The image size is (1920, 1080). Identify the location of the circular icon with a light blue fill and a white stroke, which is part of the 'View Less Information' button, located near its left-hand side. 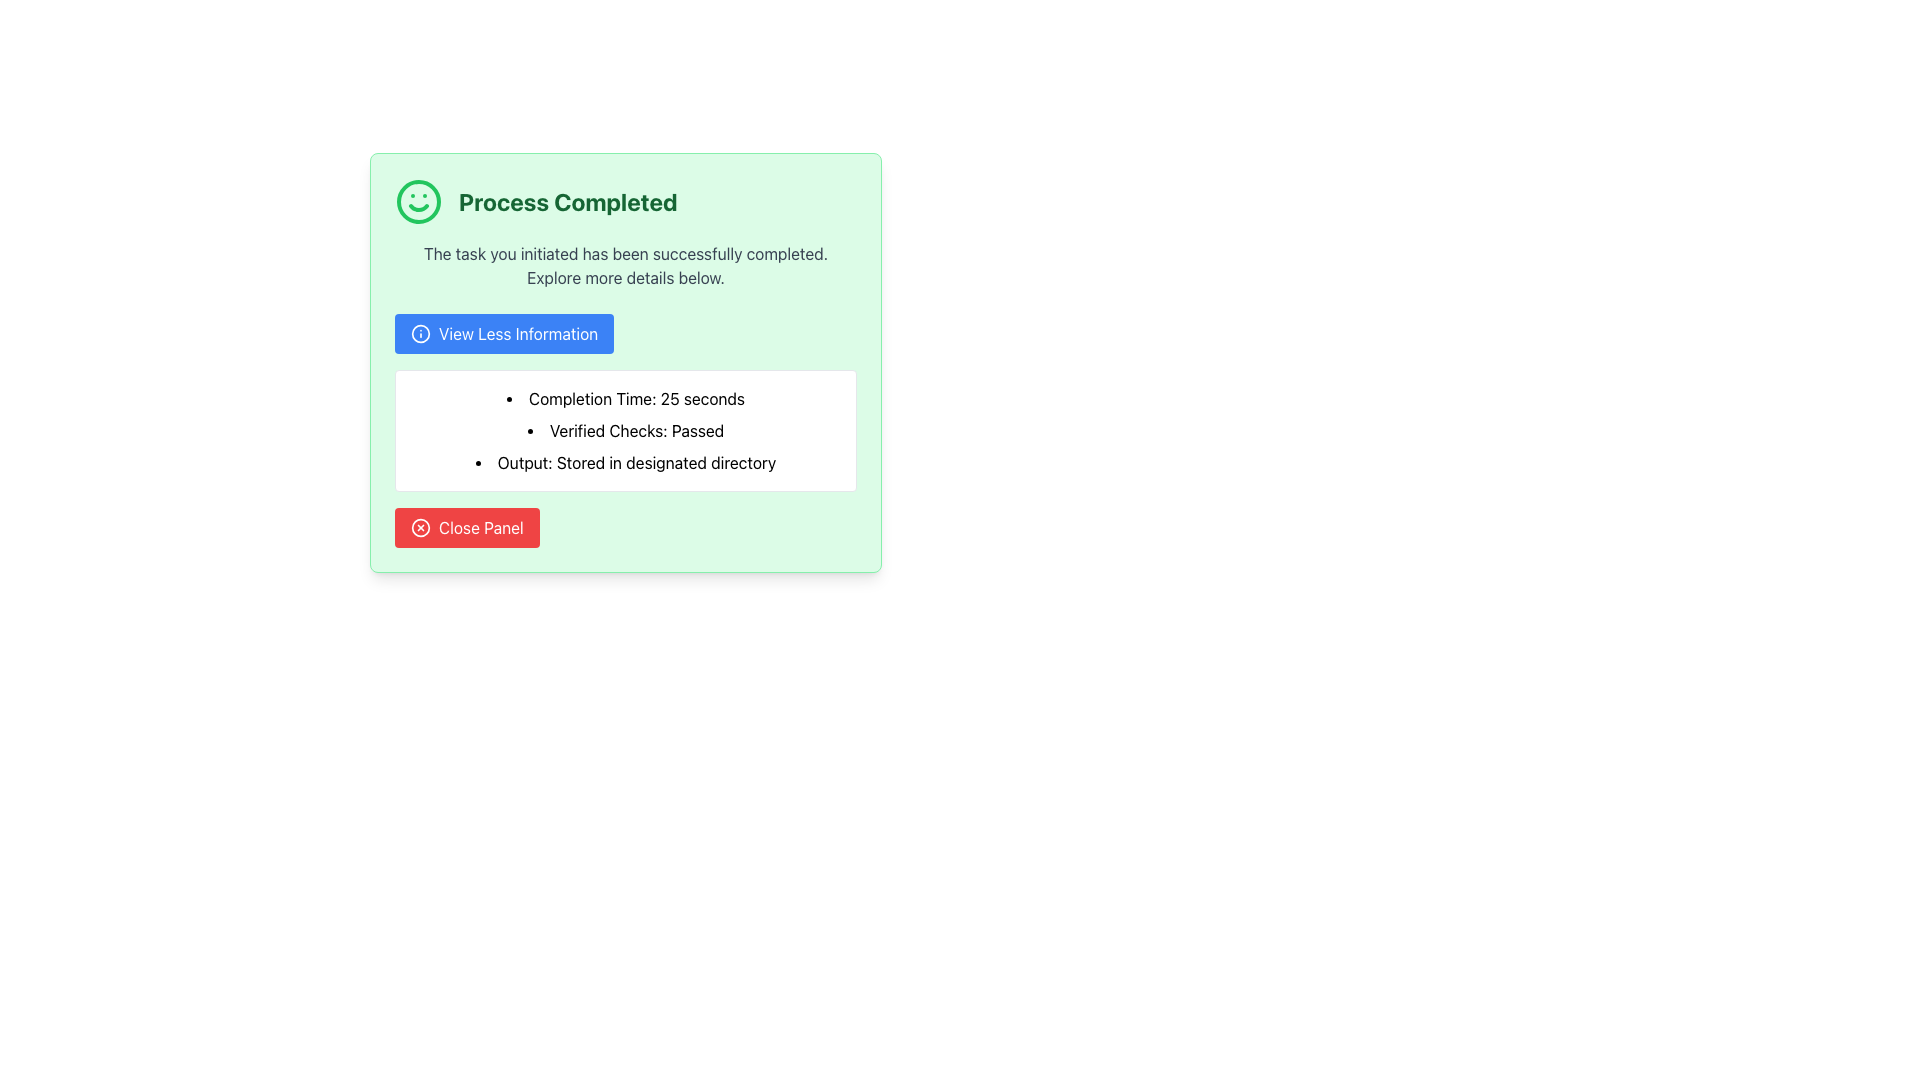
(420, 333).